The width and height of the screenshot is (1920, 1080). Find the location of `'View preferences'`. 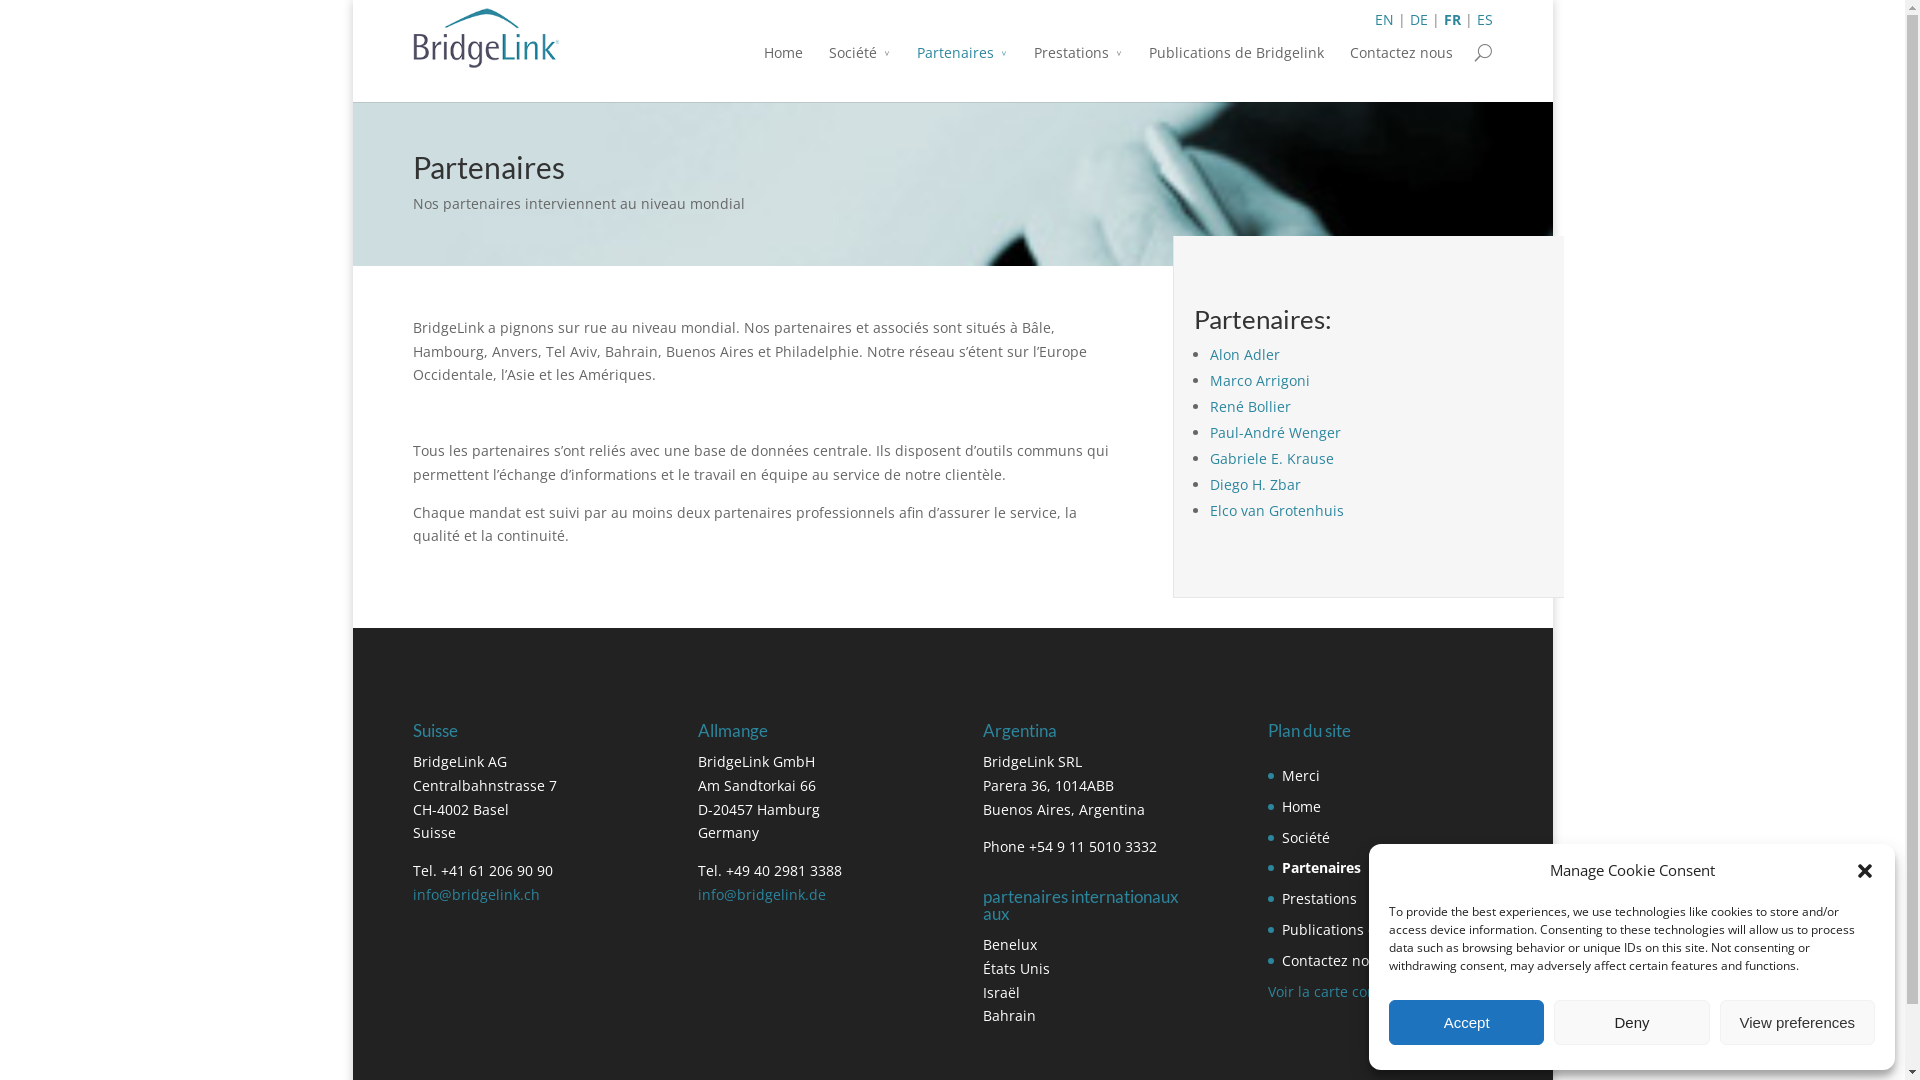

'View preferences' is located at coordinates (1797, 1022).